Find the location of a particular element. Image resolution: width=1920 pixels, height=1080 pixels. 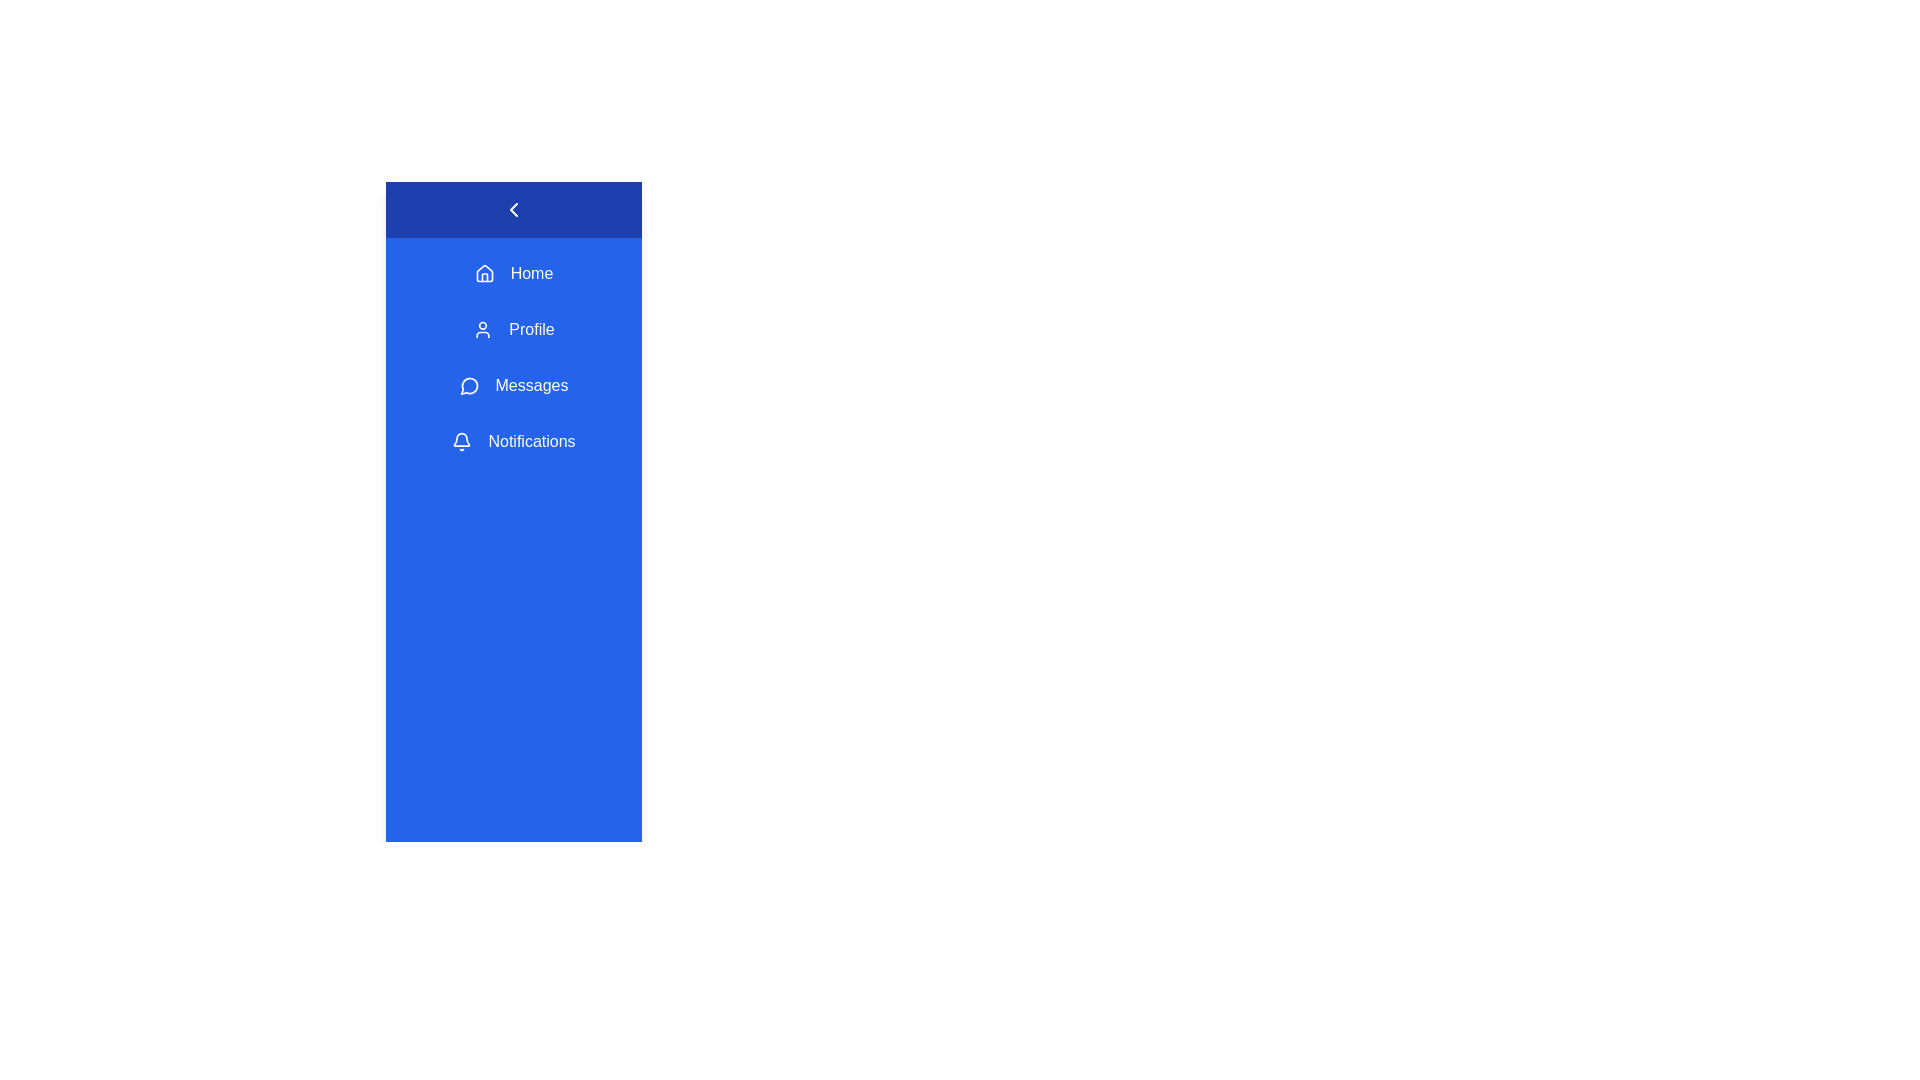

the menu item labeled 'Messages' to highlight it is located at coordinates (513, 385).